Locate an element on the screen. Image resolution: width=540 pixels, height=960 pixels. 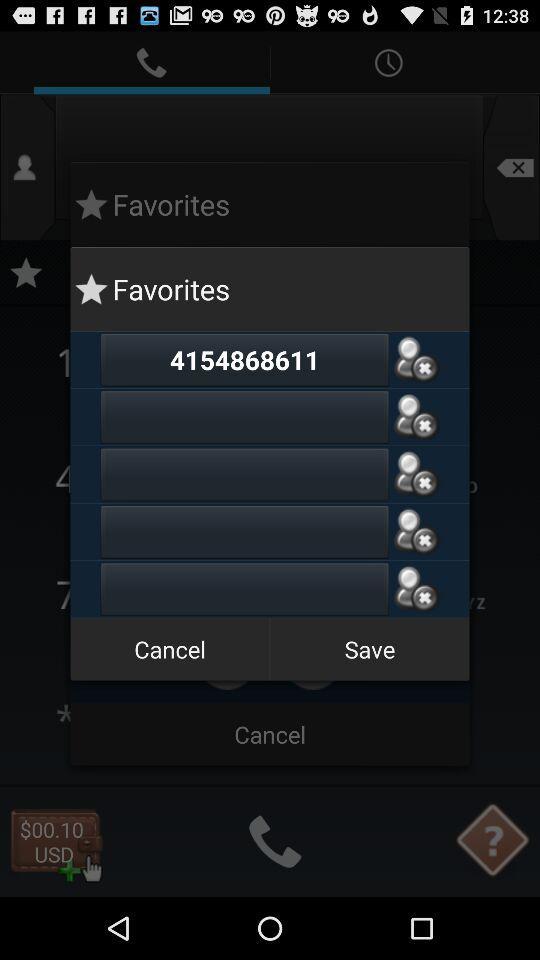
mark as a favorite is located at coordinates (415, 474).